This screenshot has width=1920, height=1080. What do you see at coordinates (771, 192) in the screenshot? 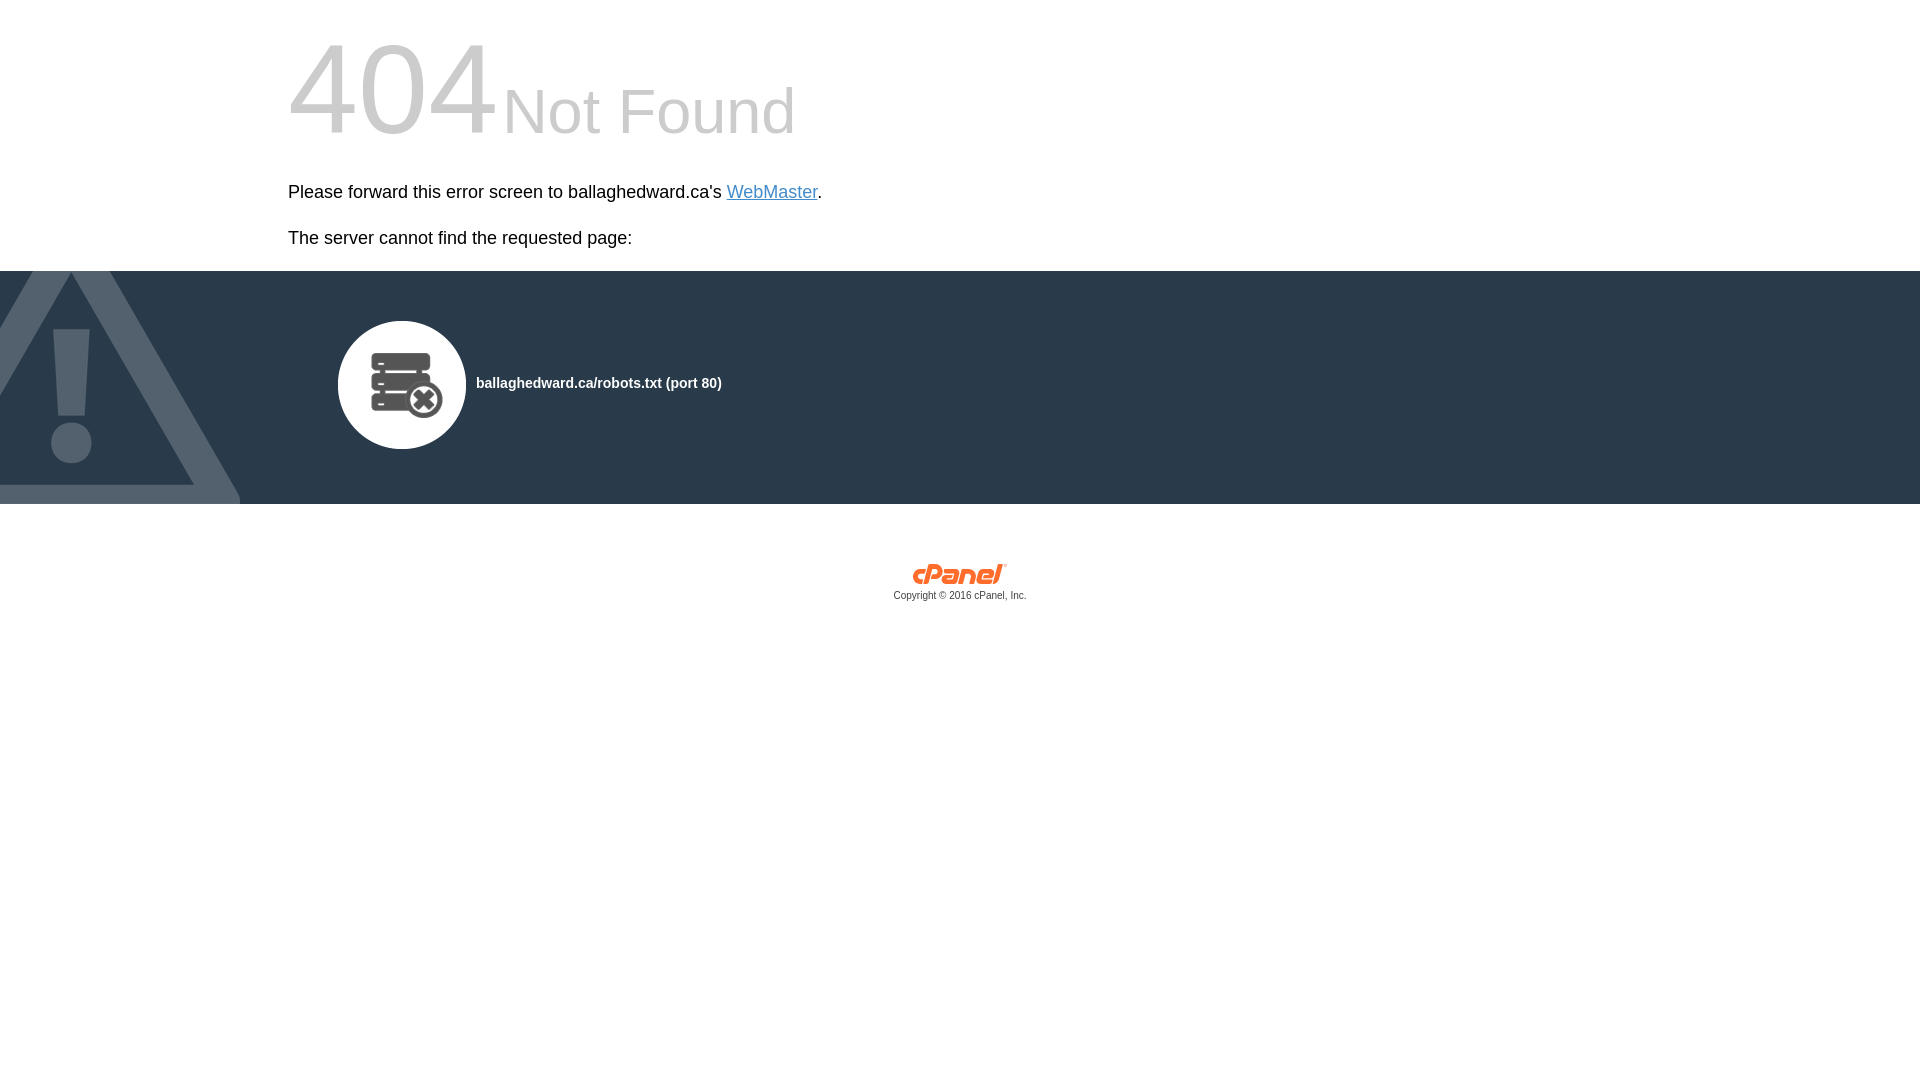
I see `'WebMaster'` at bounding box center [771, 192].